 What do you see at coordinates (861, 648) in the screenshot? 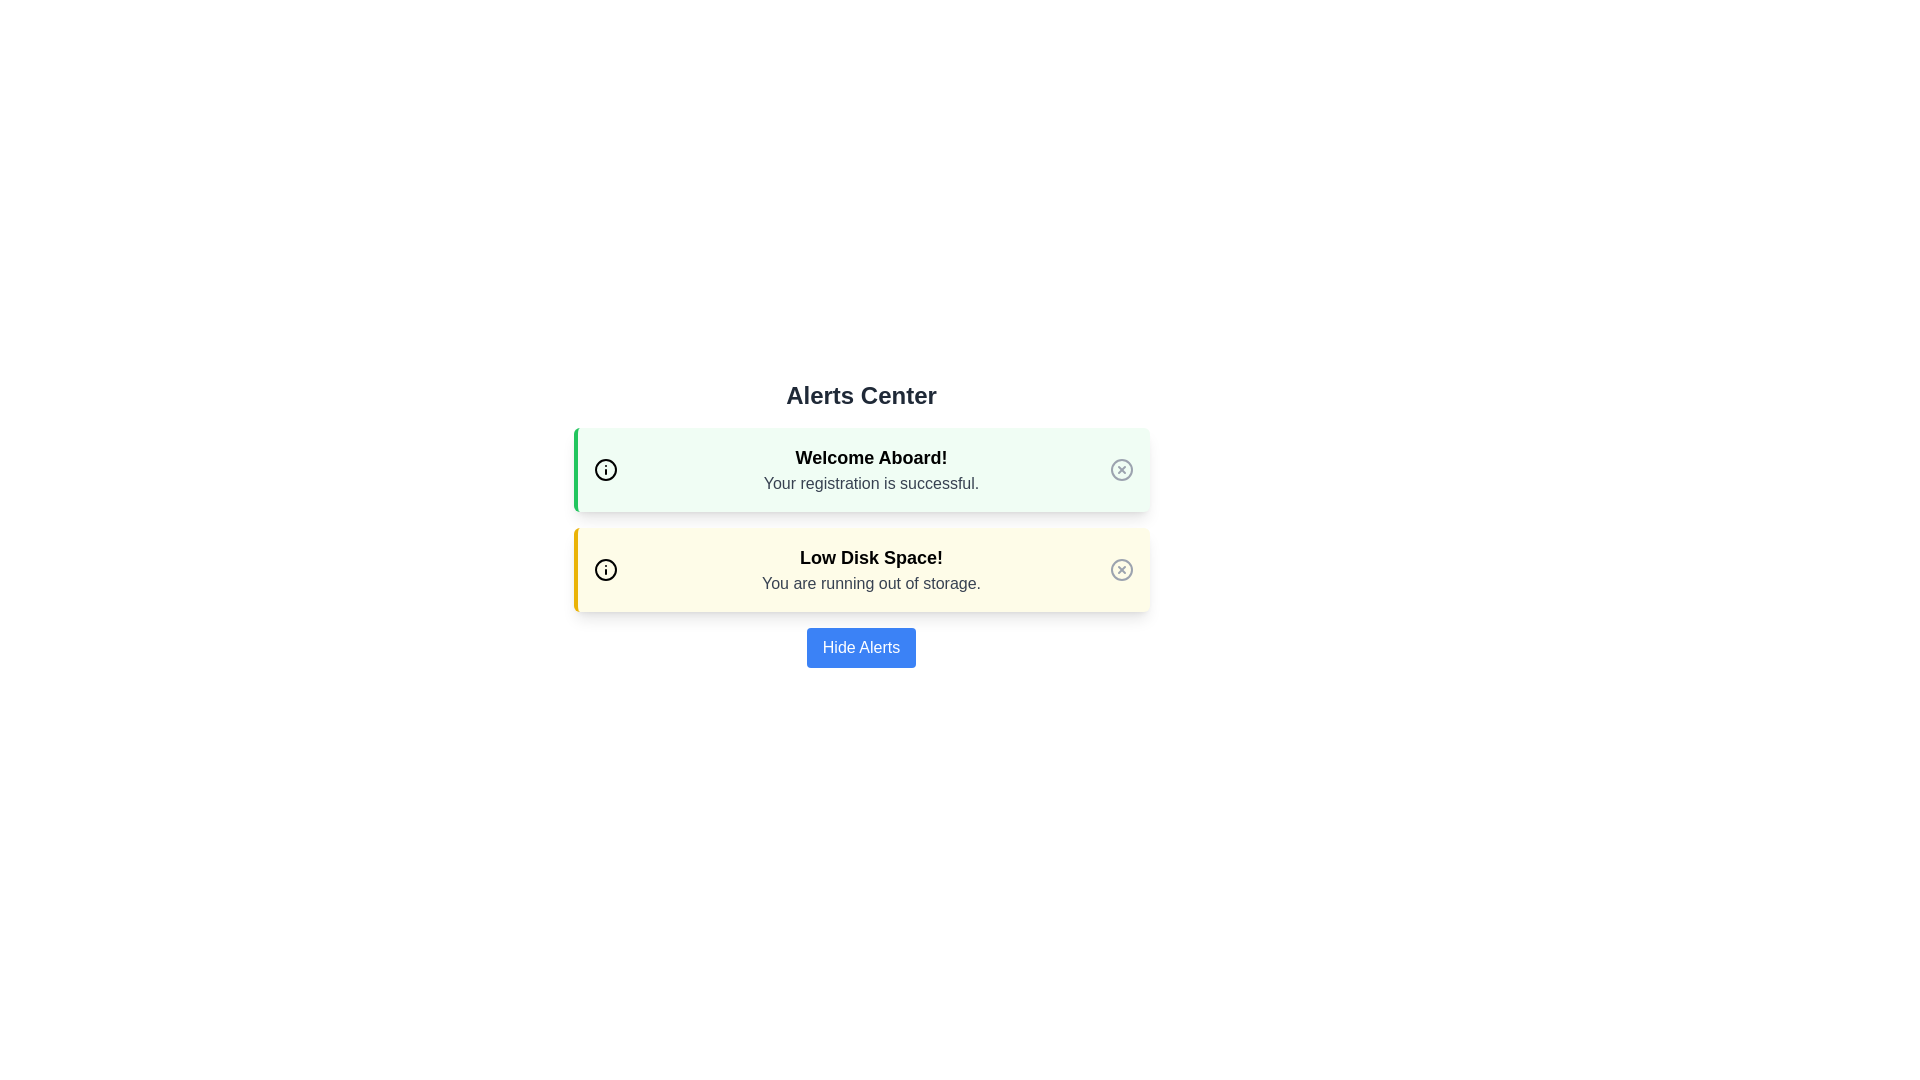
I see `the 'Hide Alerts' button, which is a rectangular button with rounded corners, blue background, and white text, located below the 'Low Disk Space!' alert box` at bounding box center [861, 648].